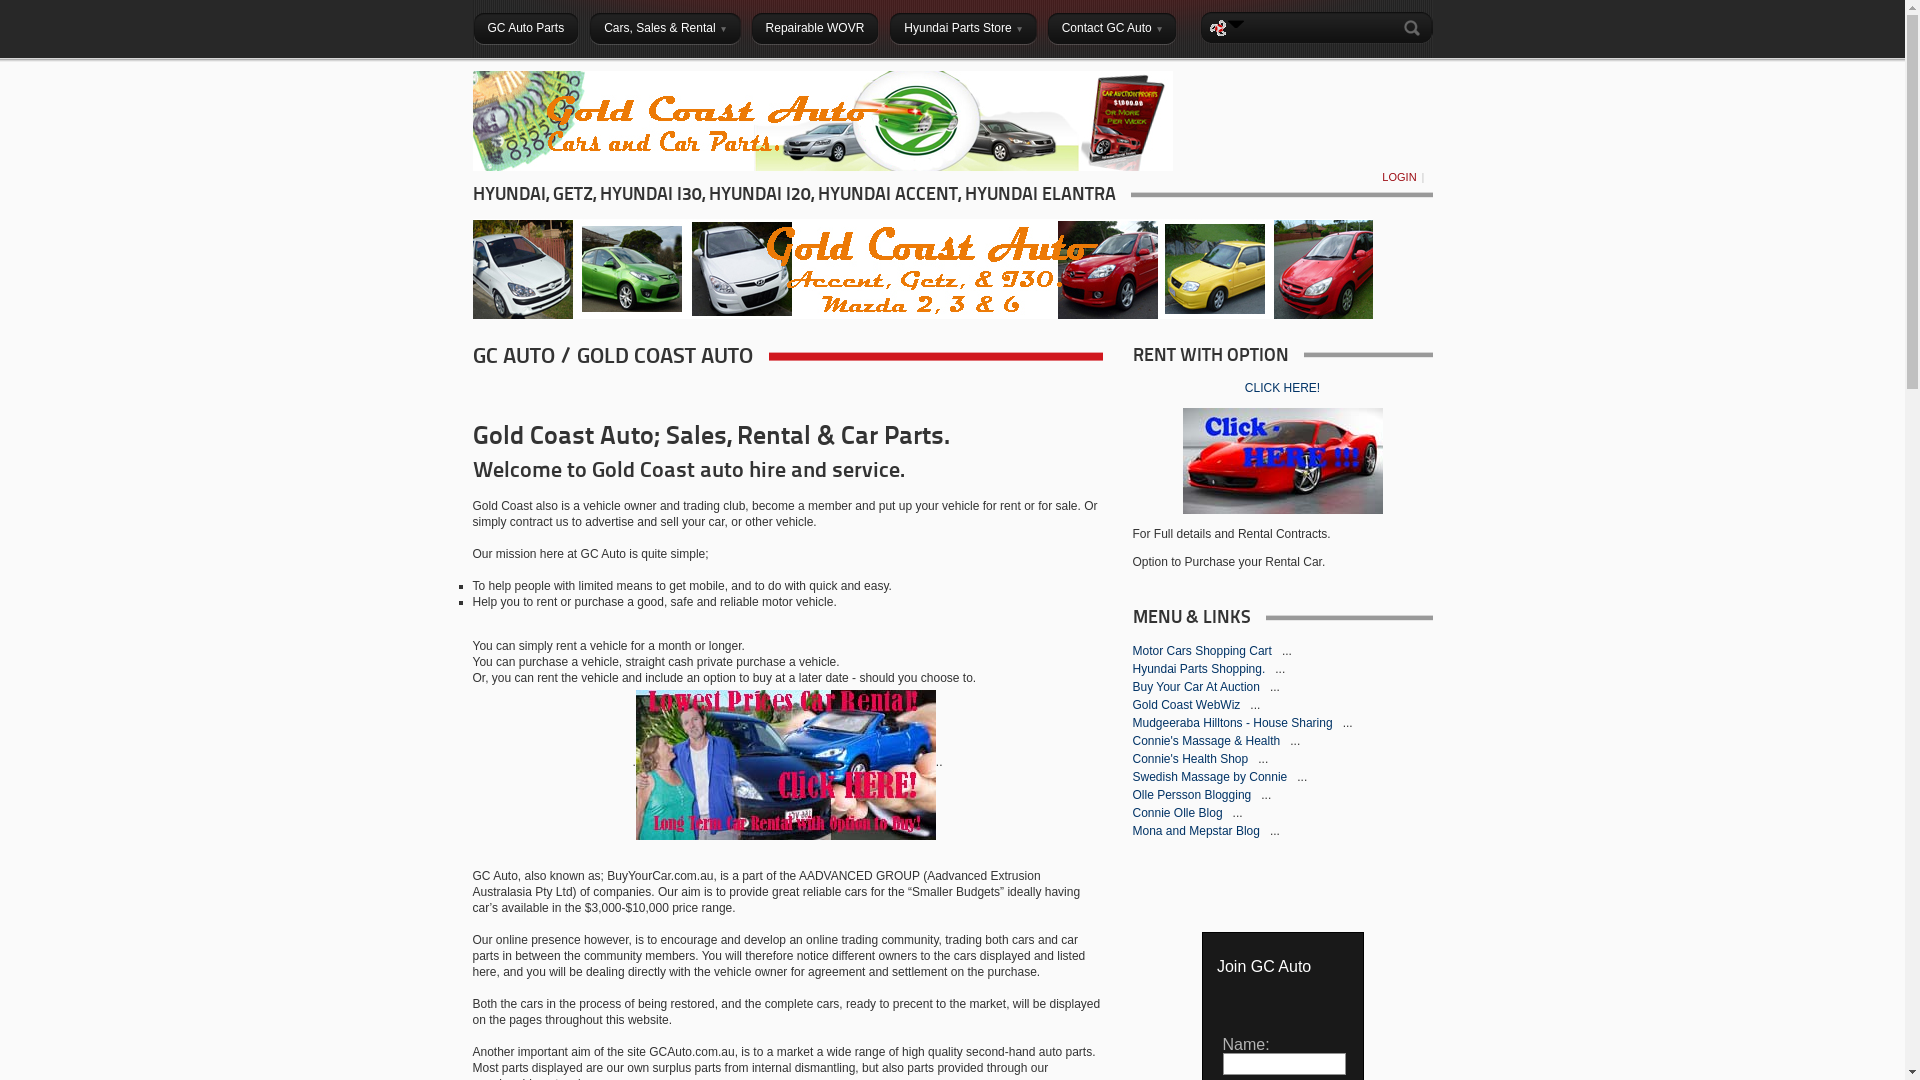 Image resolution: width=1920 pixels, height=1080 pixels. I want to click on 'Select the search type', so click(1235, 23).